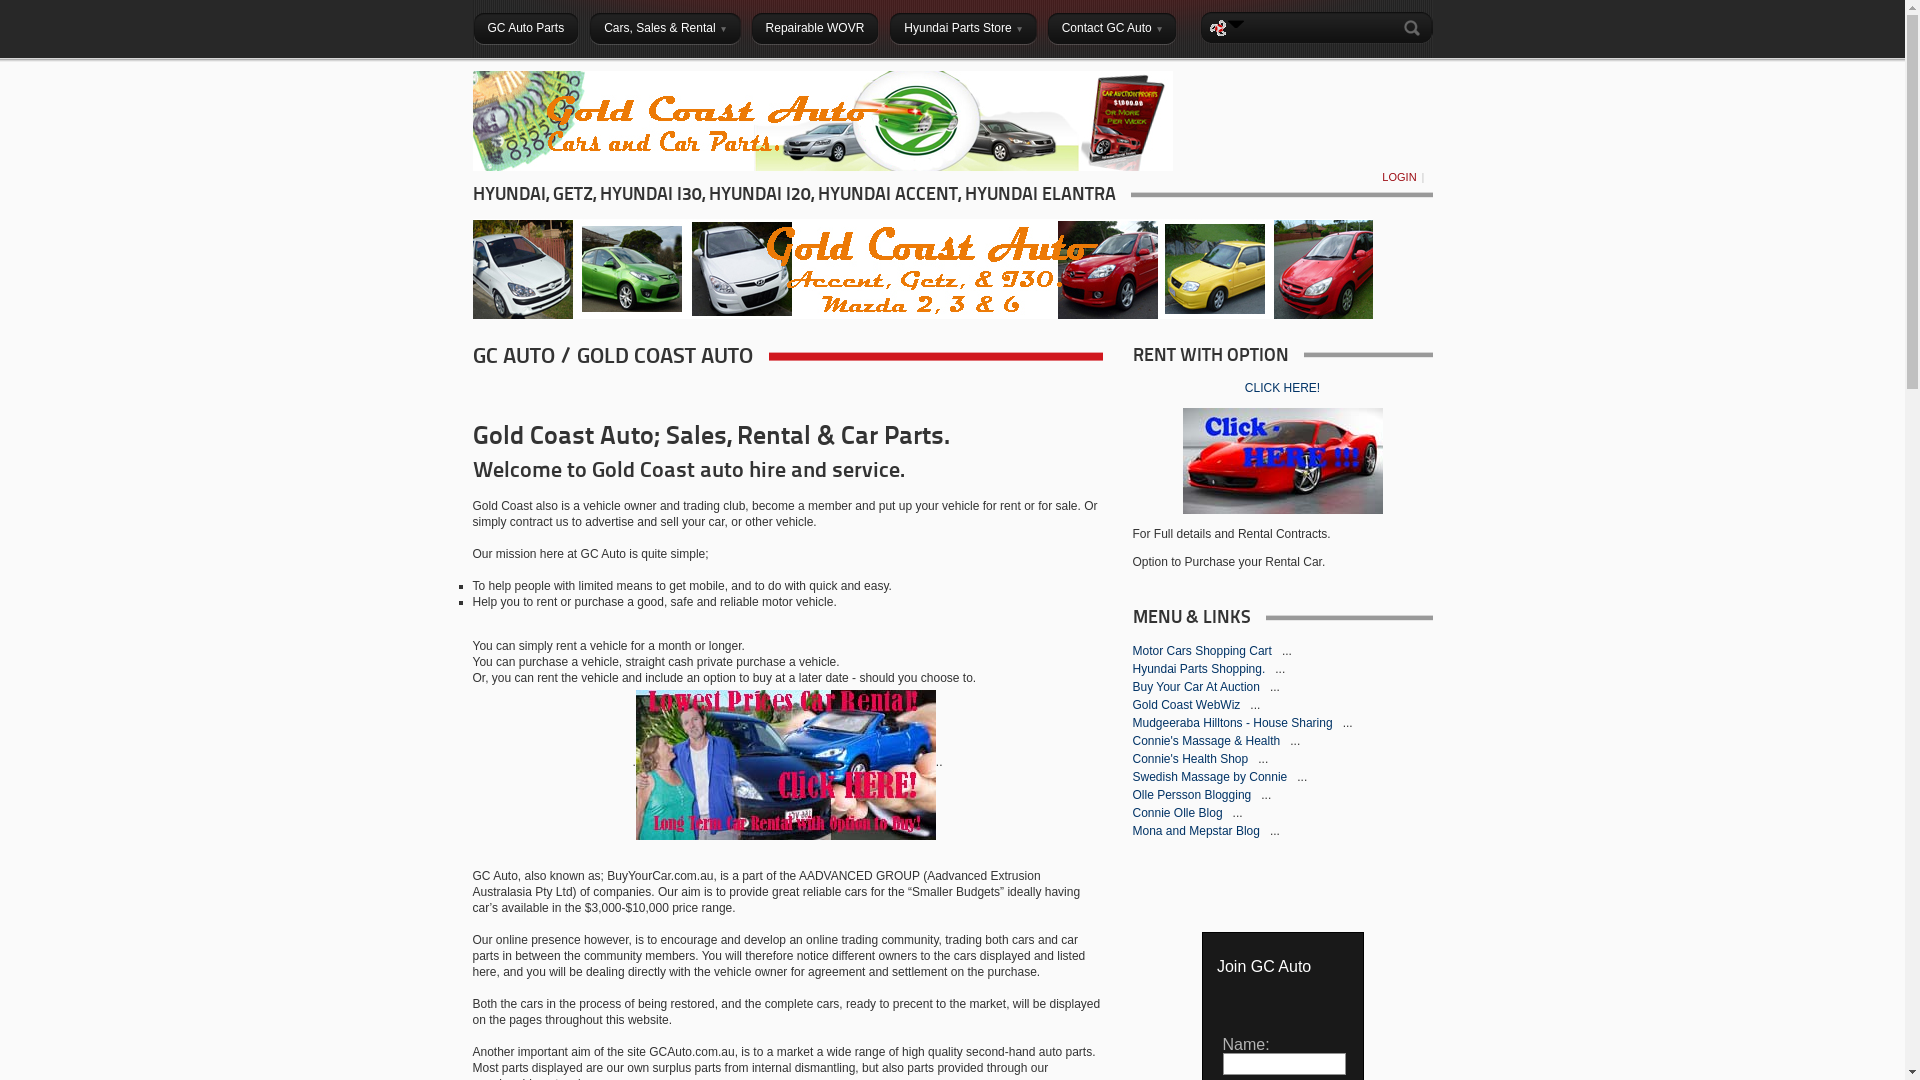 Image resolution: width=1920 pixels, height=1080 pixels. I want to click on 'Select the search type', so click(1235, 23).